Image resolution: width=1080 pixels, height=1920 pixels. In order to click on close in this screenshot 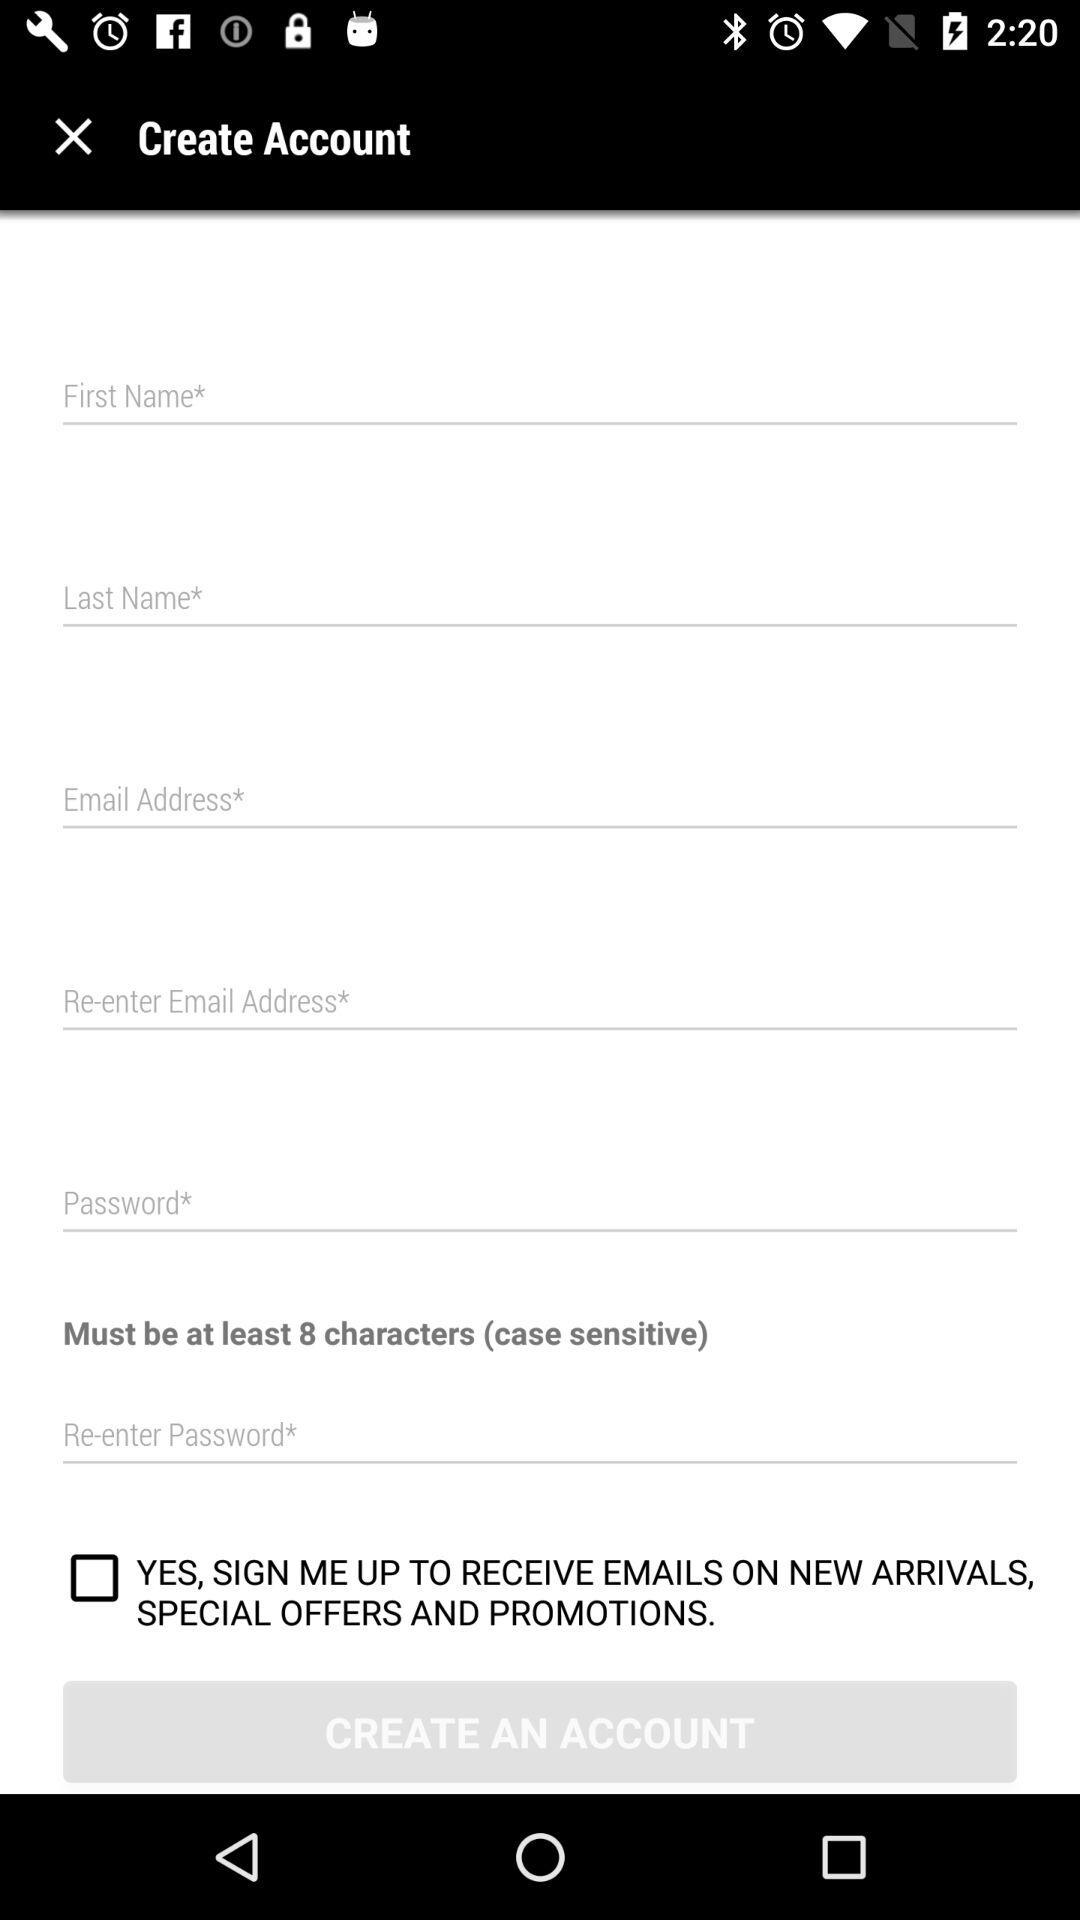, I will do `click(72, 135)`.